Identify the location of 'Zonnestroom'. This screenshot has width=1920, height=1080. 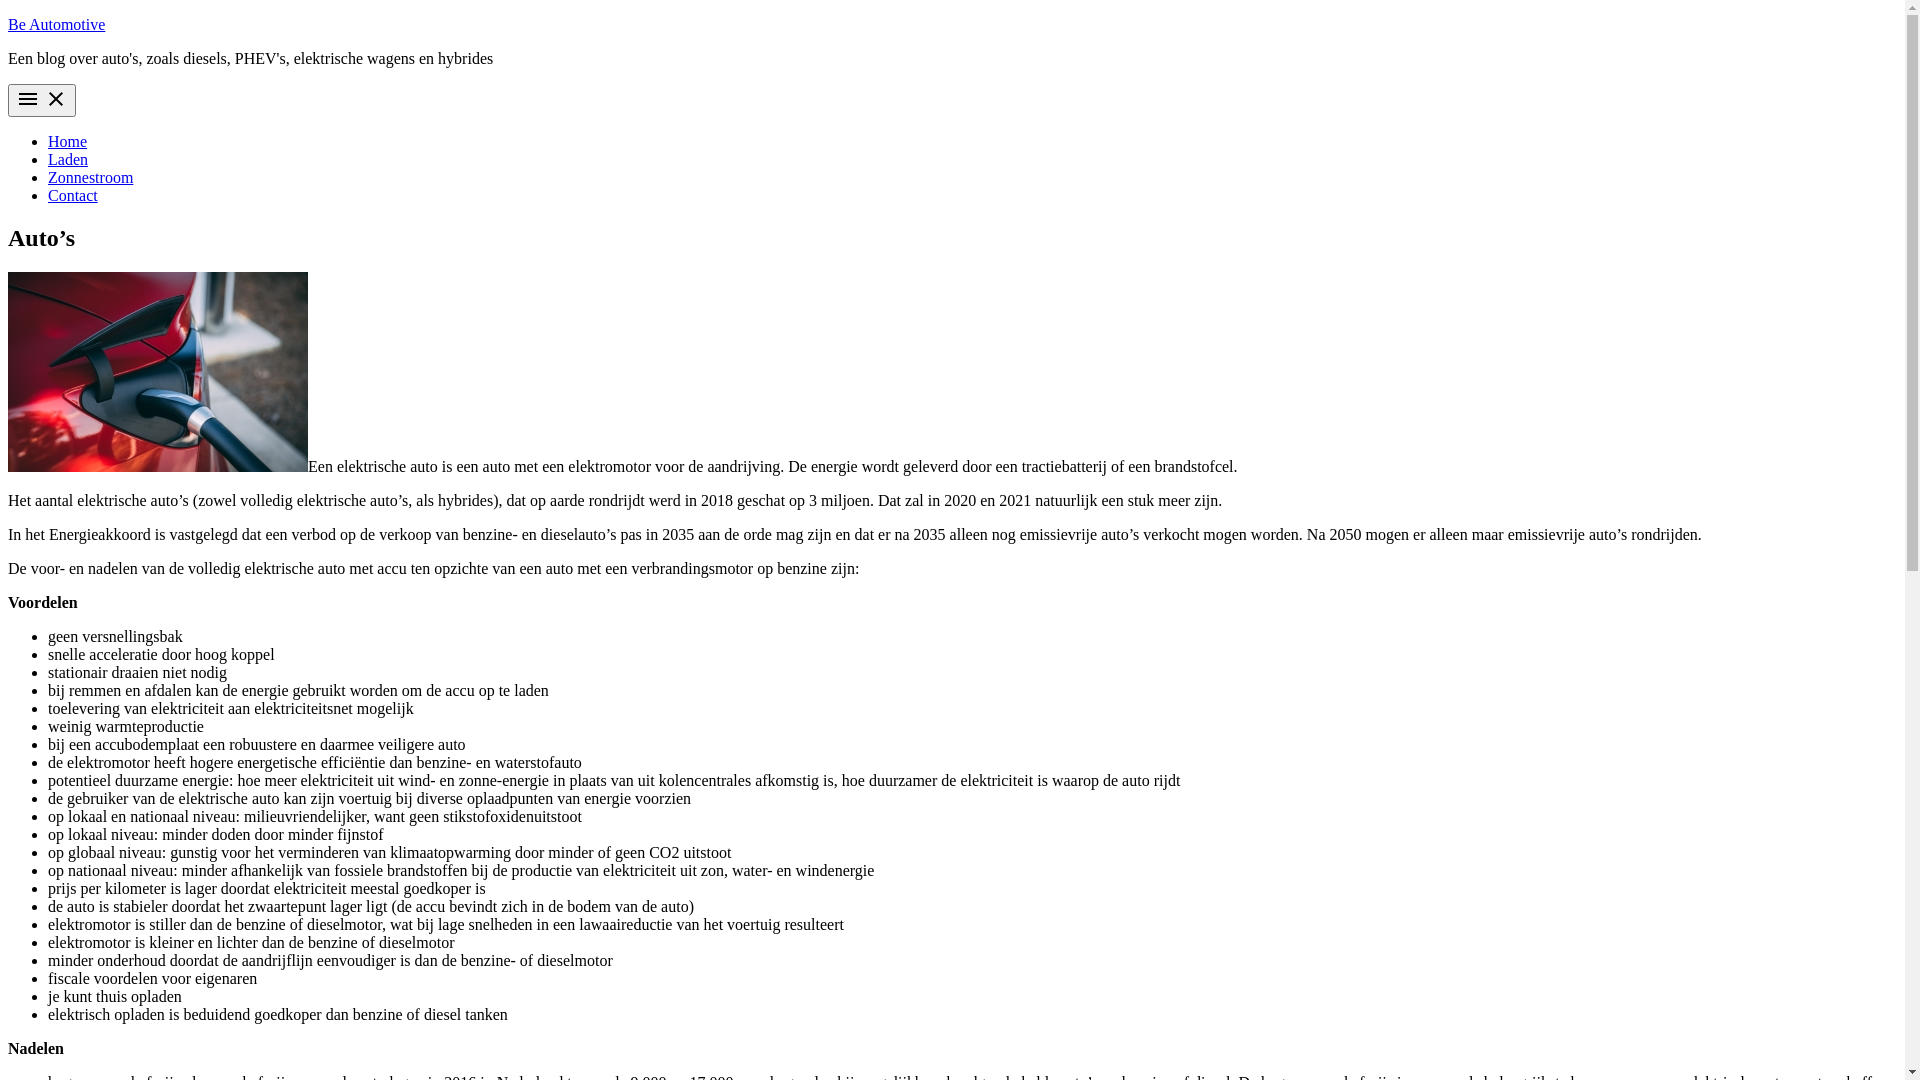
(89, 176).